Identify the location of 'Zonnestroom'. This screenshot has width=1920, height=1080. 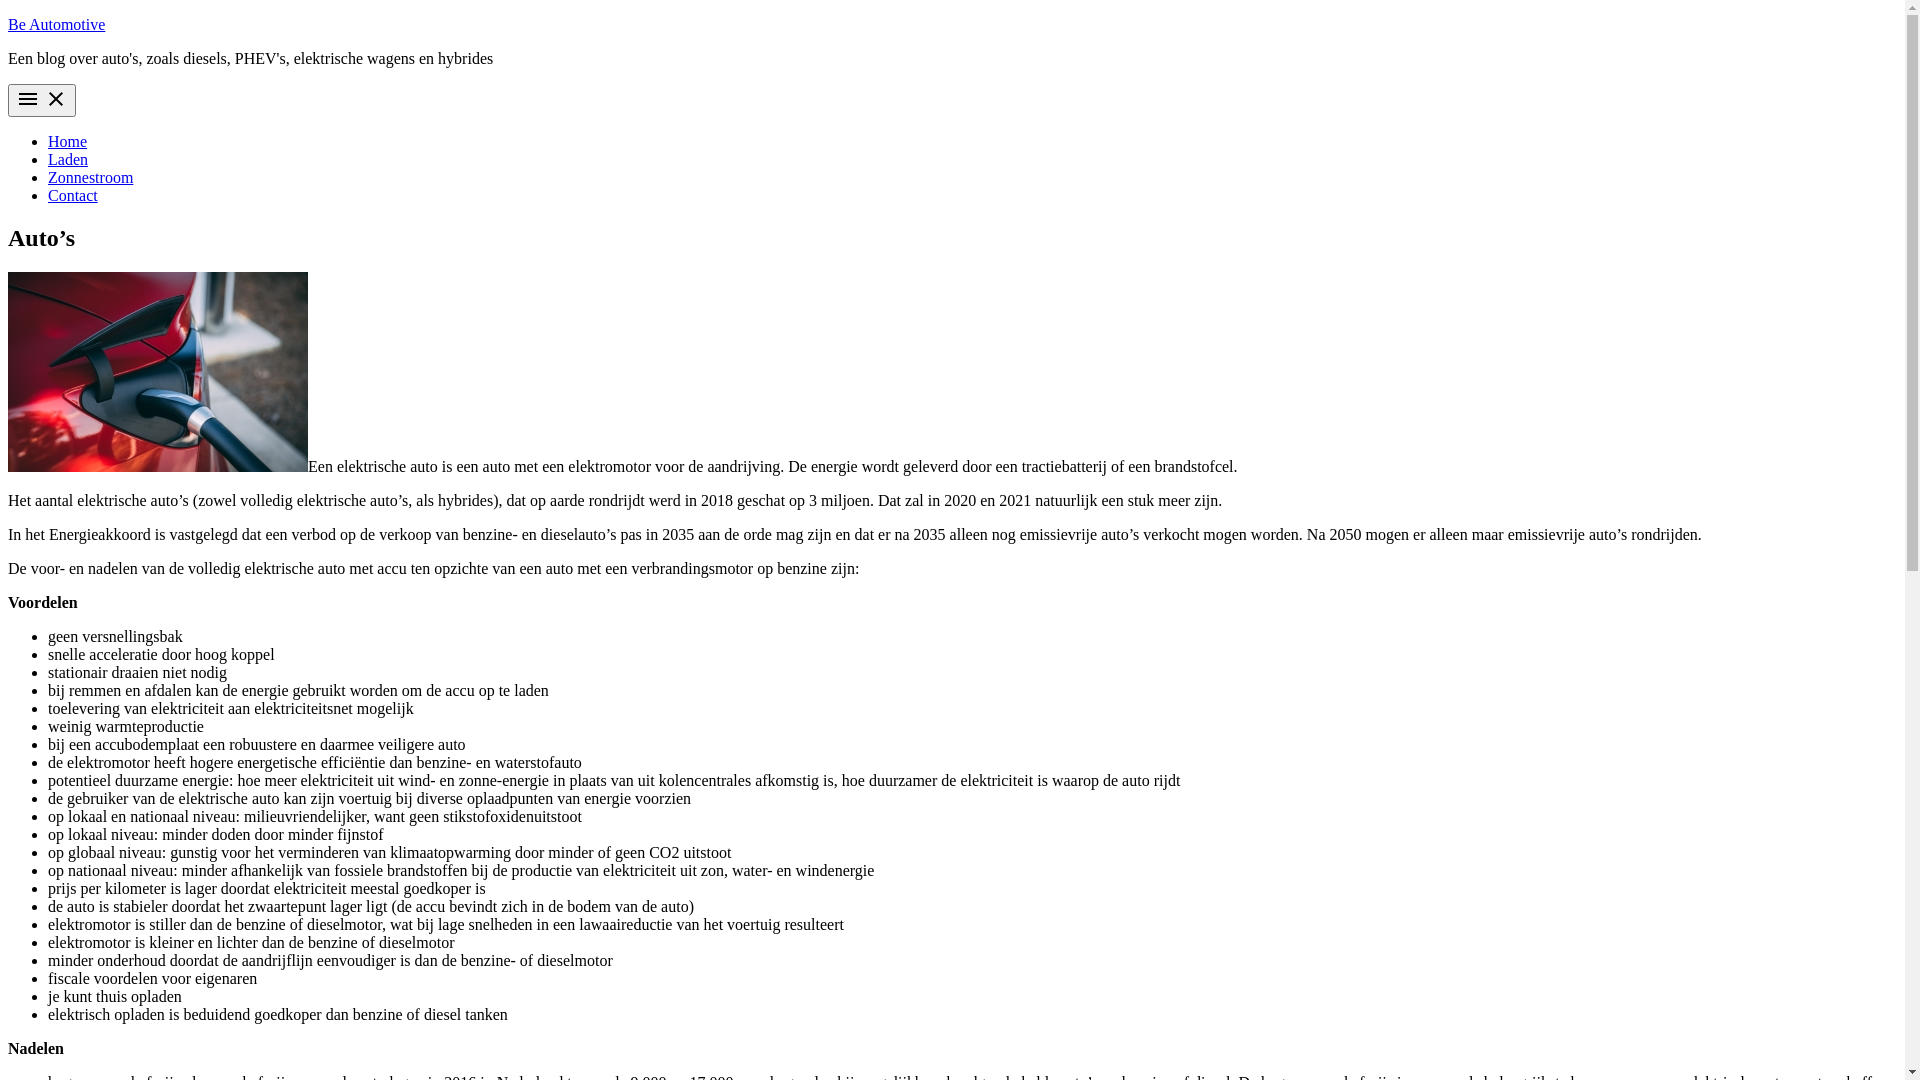
(89, 176).